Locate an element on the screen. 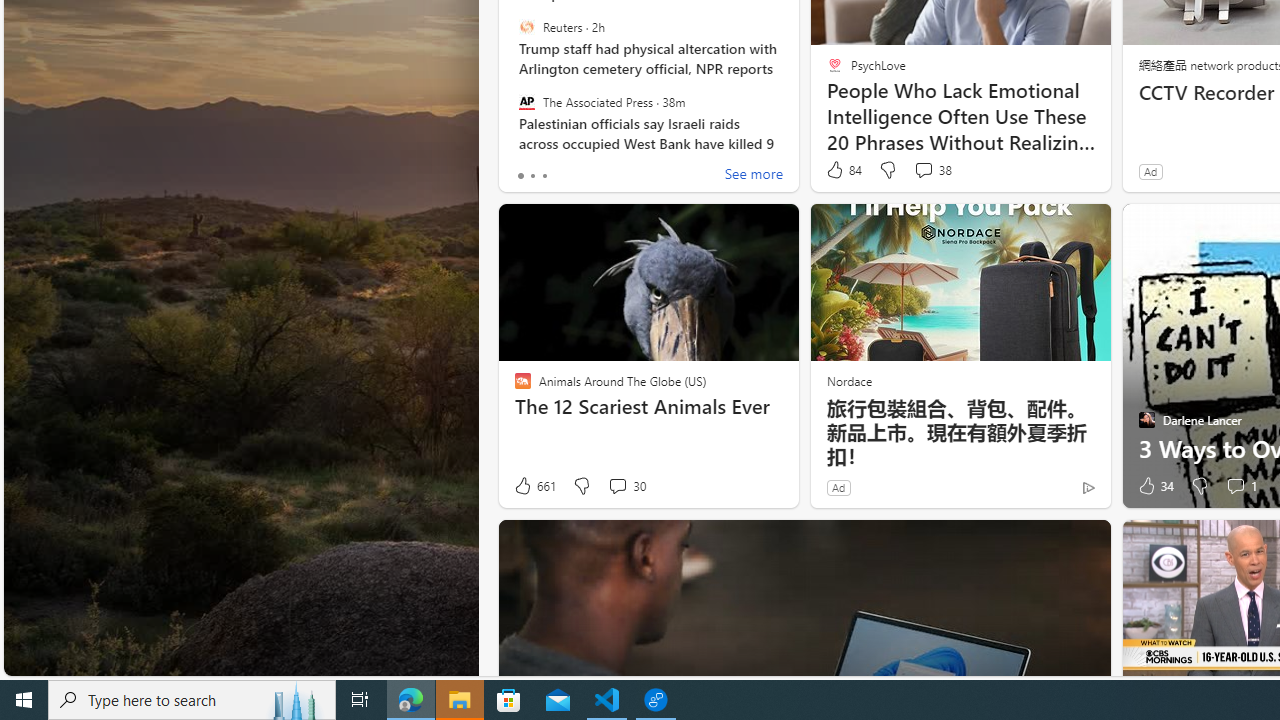  '34 Like' is located at coordinates (1154, 486).